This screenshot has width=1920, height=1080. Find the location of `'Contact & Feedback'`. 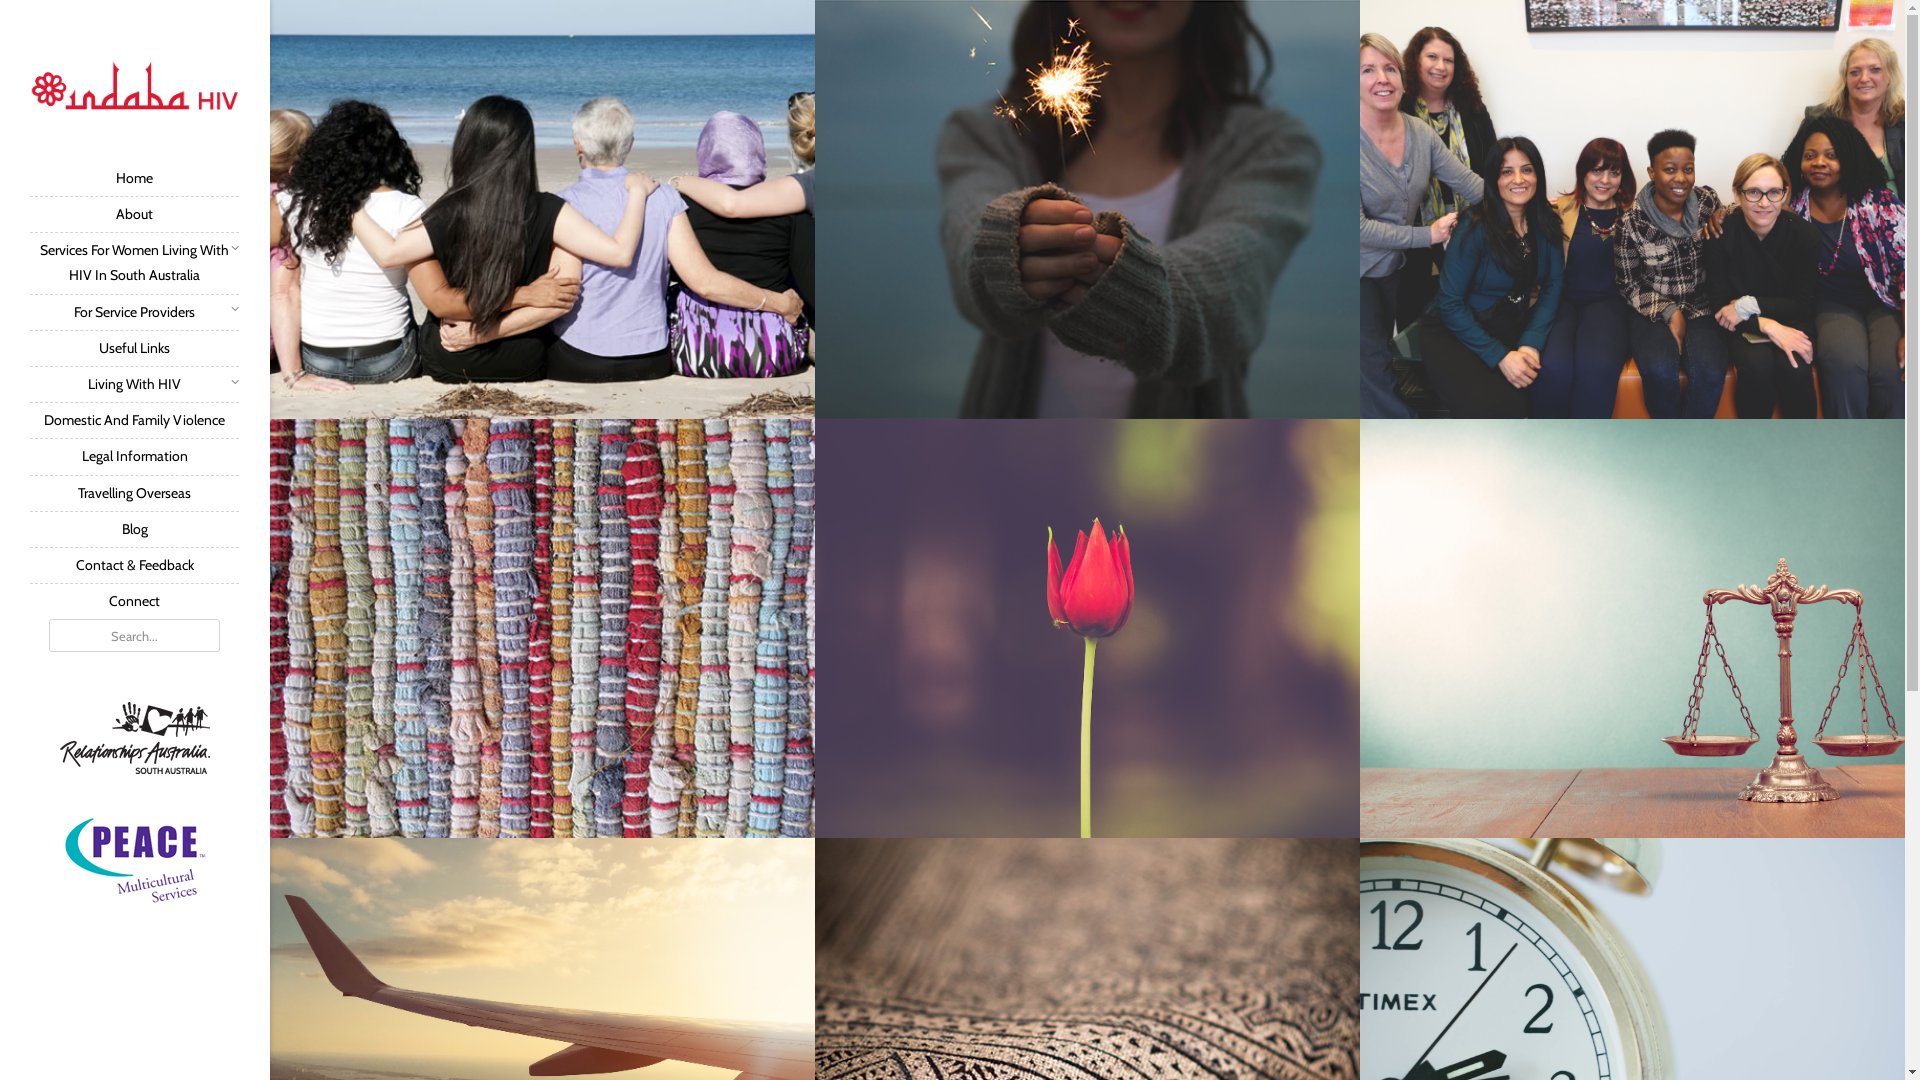

'Contact & Feedback' is located at coordinates (133, 564).